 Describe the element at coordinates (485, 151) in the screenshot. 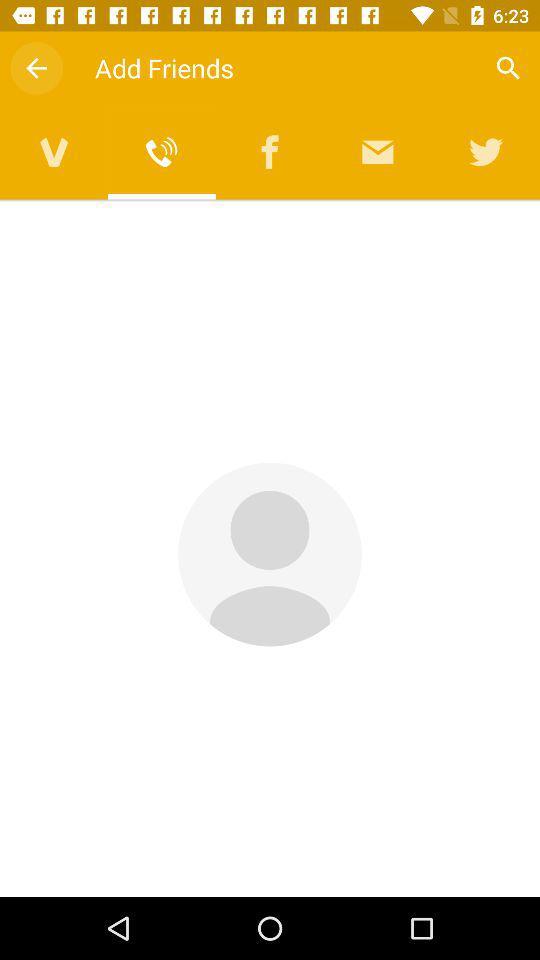

I see `tweet` at that location.